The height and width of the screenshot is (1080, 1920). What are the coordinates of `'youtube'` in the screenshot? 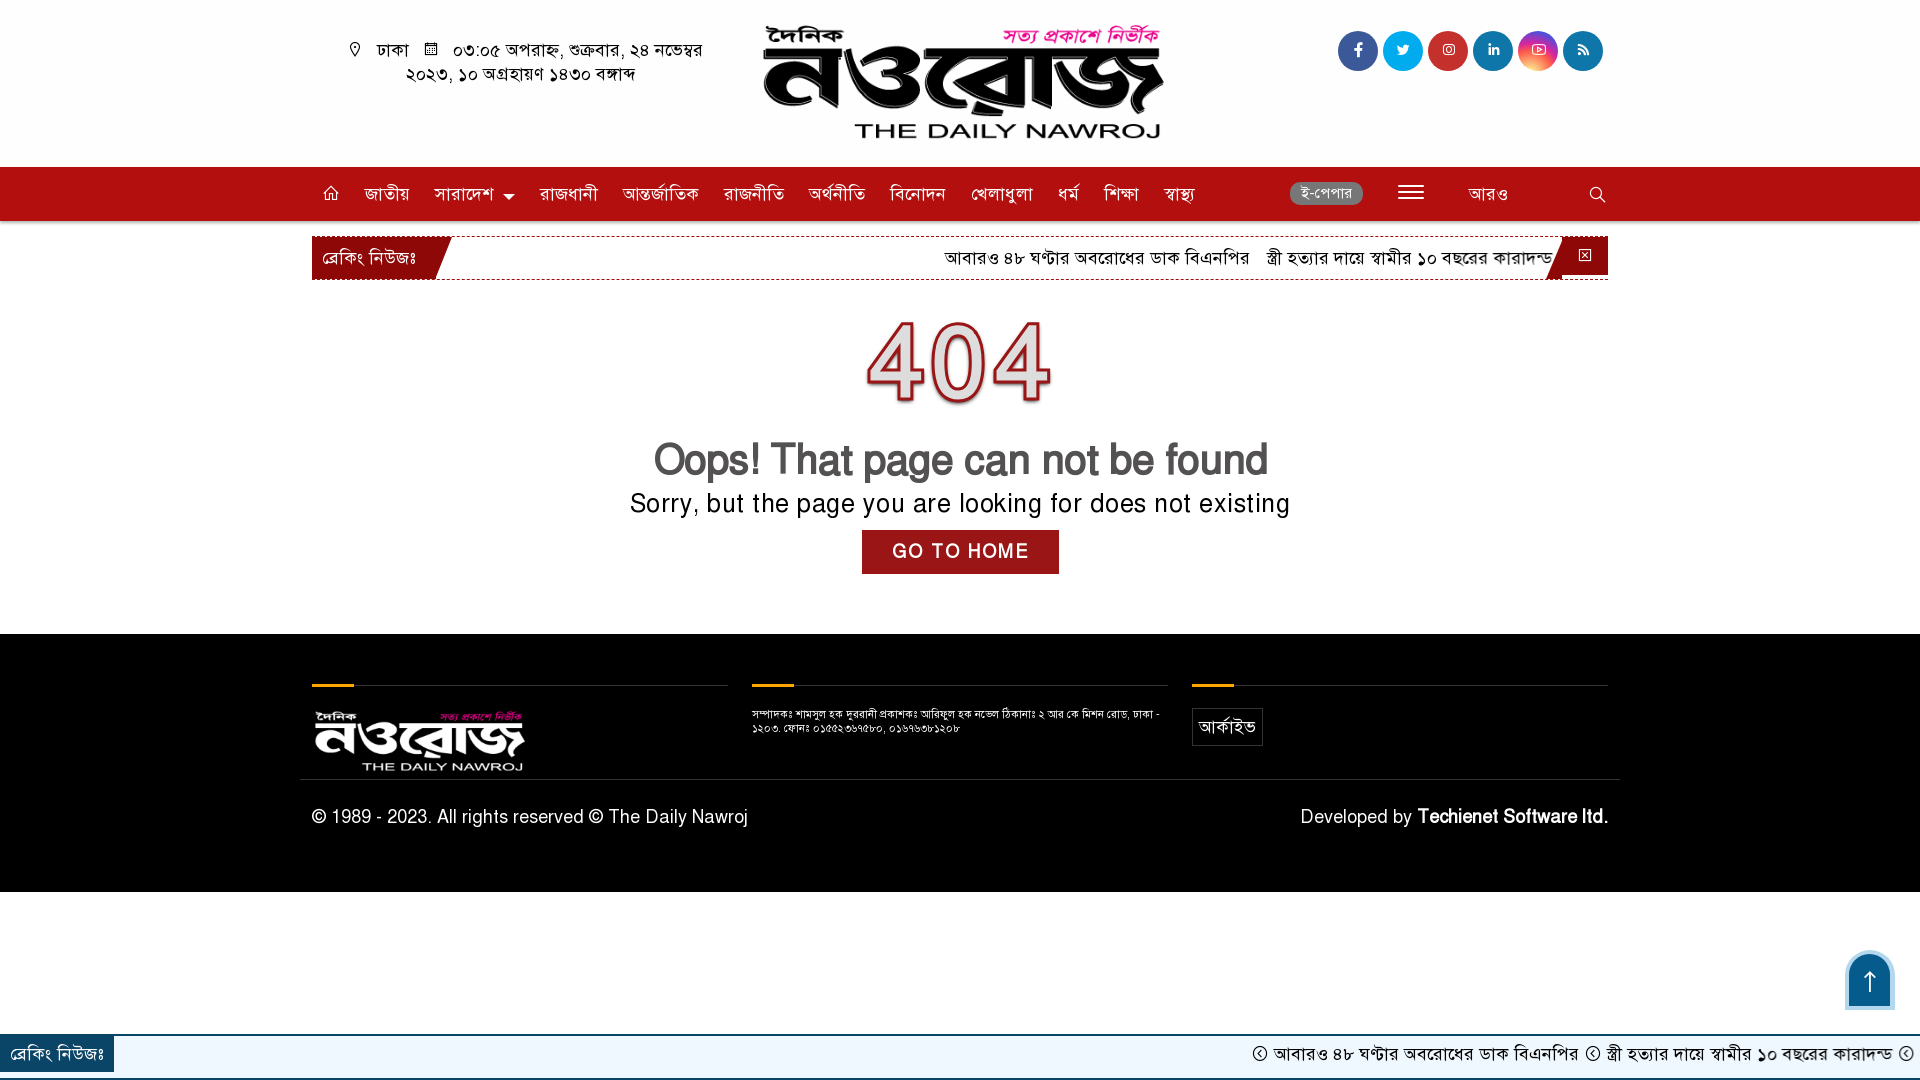 It's located at (1517, 49).